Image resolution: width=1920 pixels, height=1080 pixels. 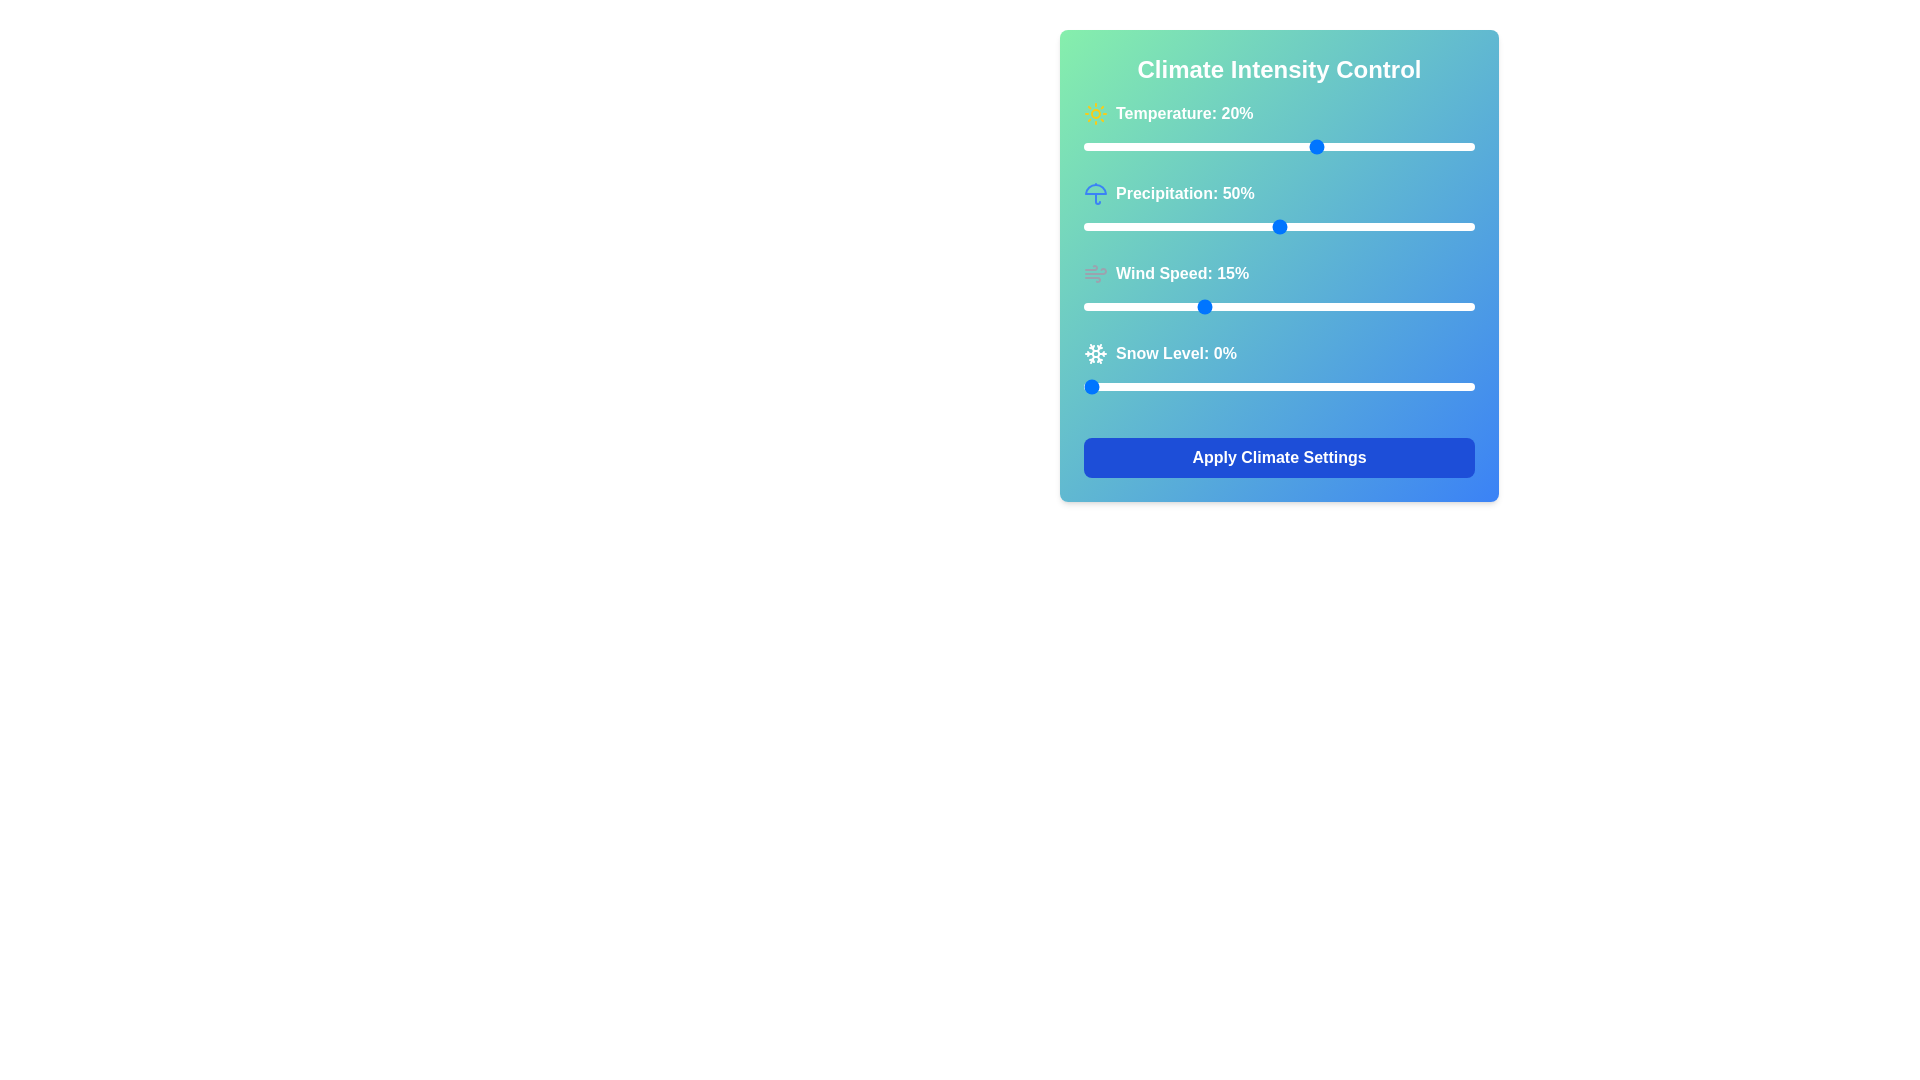 I want to click on wind speed, so click(x=1467, y=307).